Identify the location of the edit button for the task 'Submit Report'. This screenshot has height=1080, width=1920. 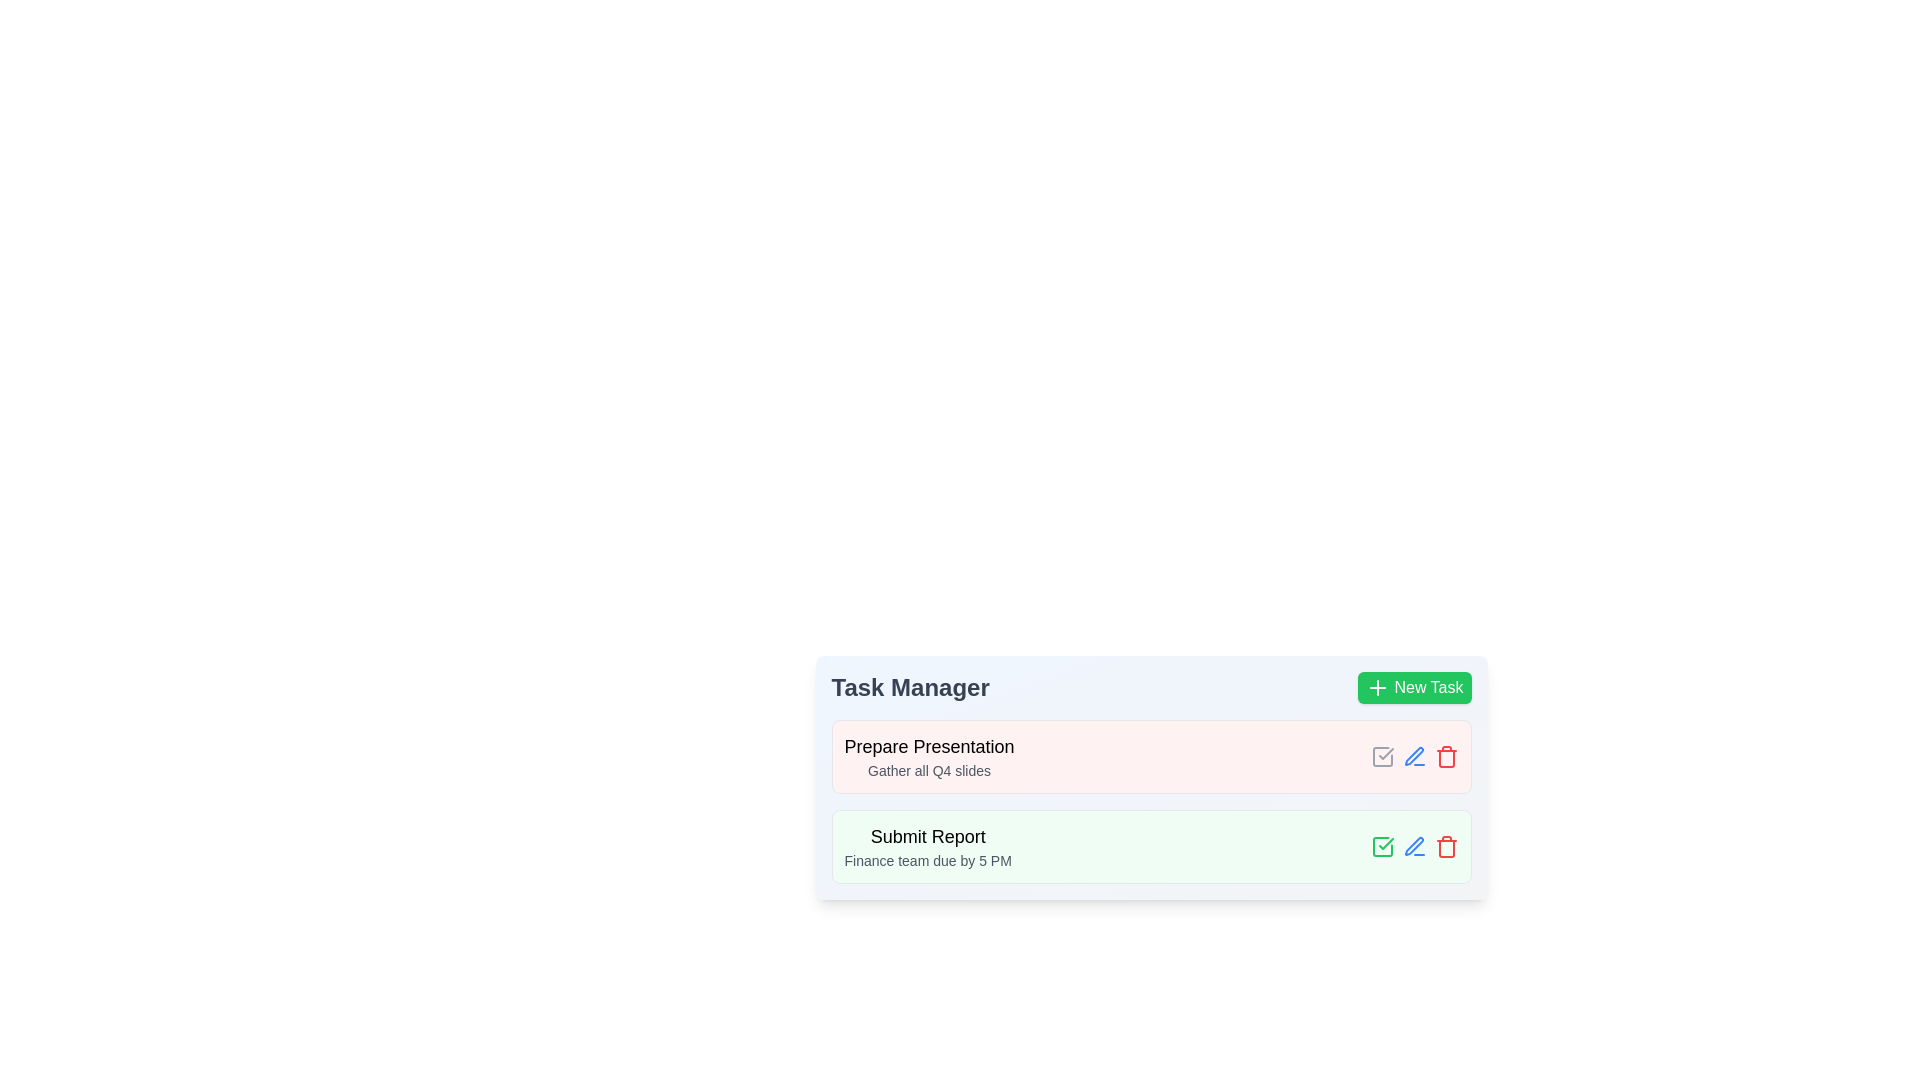
(1413, 847).